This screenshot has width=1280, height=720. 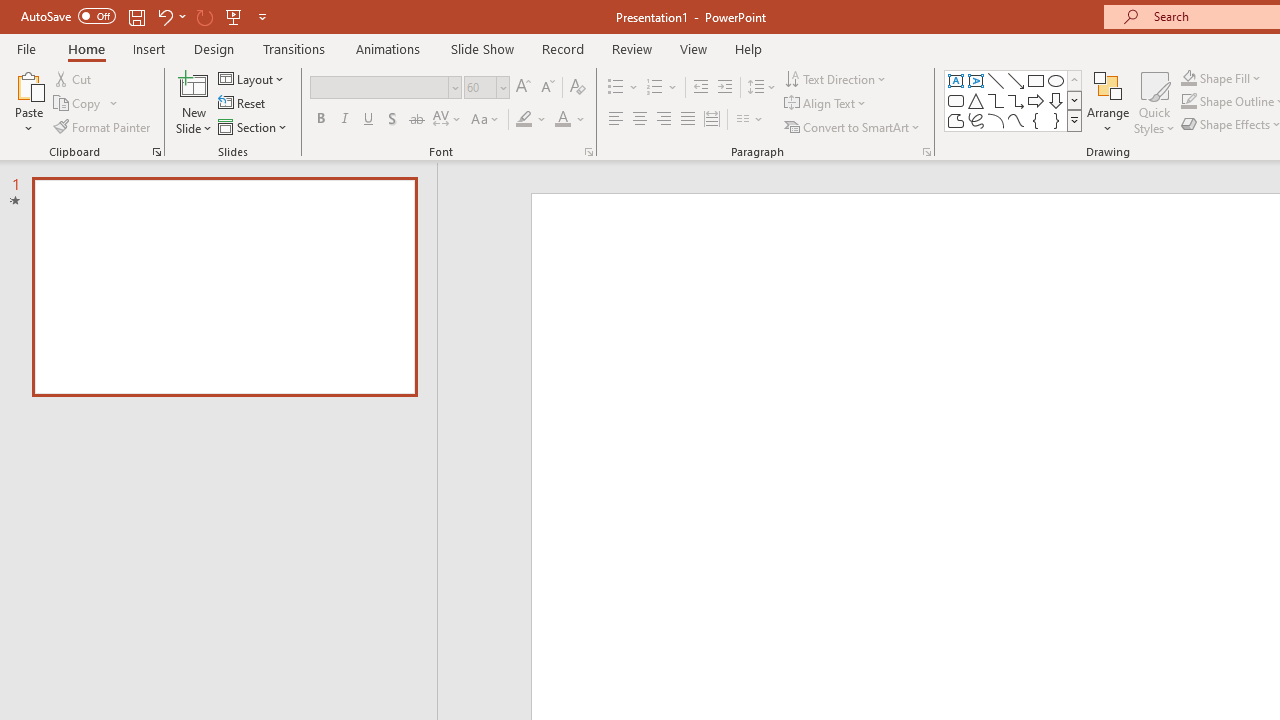 I want to click on 'Align Right', so click(x=663, y=119).